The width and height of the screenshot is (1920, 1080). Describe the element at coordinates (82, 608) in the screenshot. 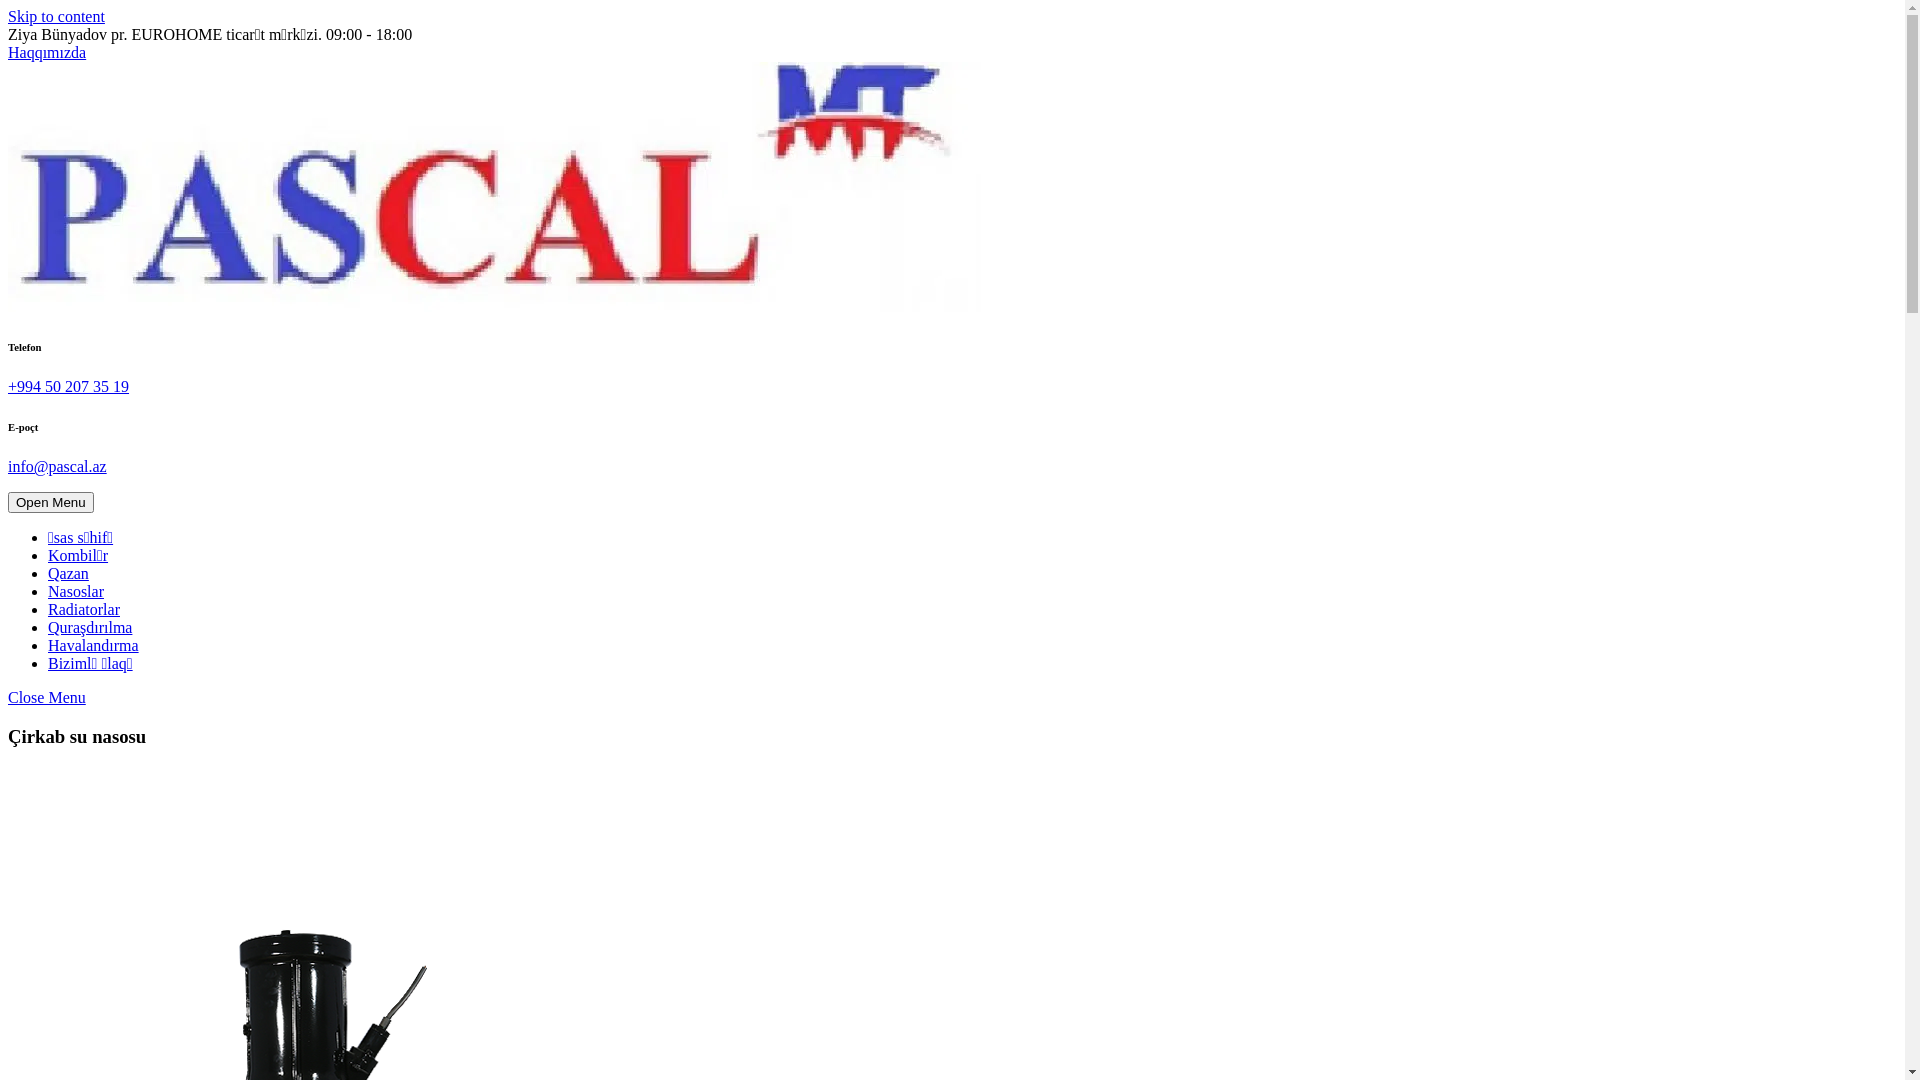

I see `'Radiatorlar'` at that location.